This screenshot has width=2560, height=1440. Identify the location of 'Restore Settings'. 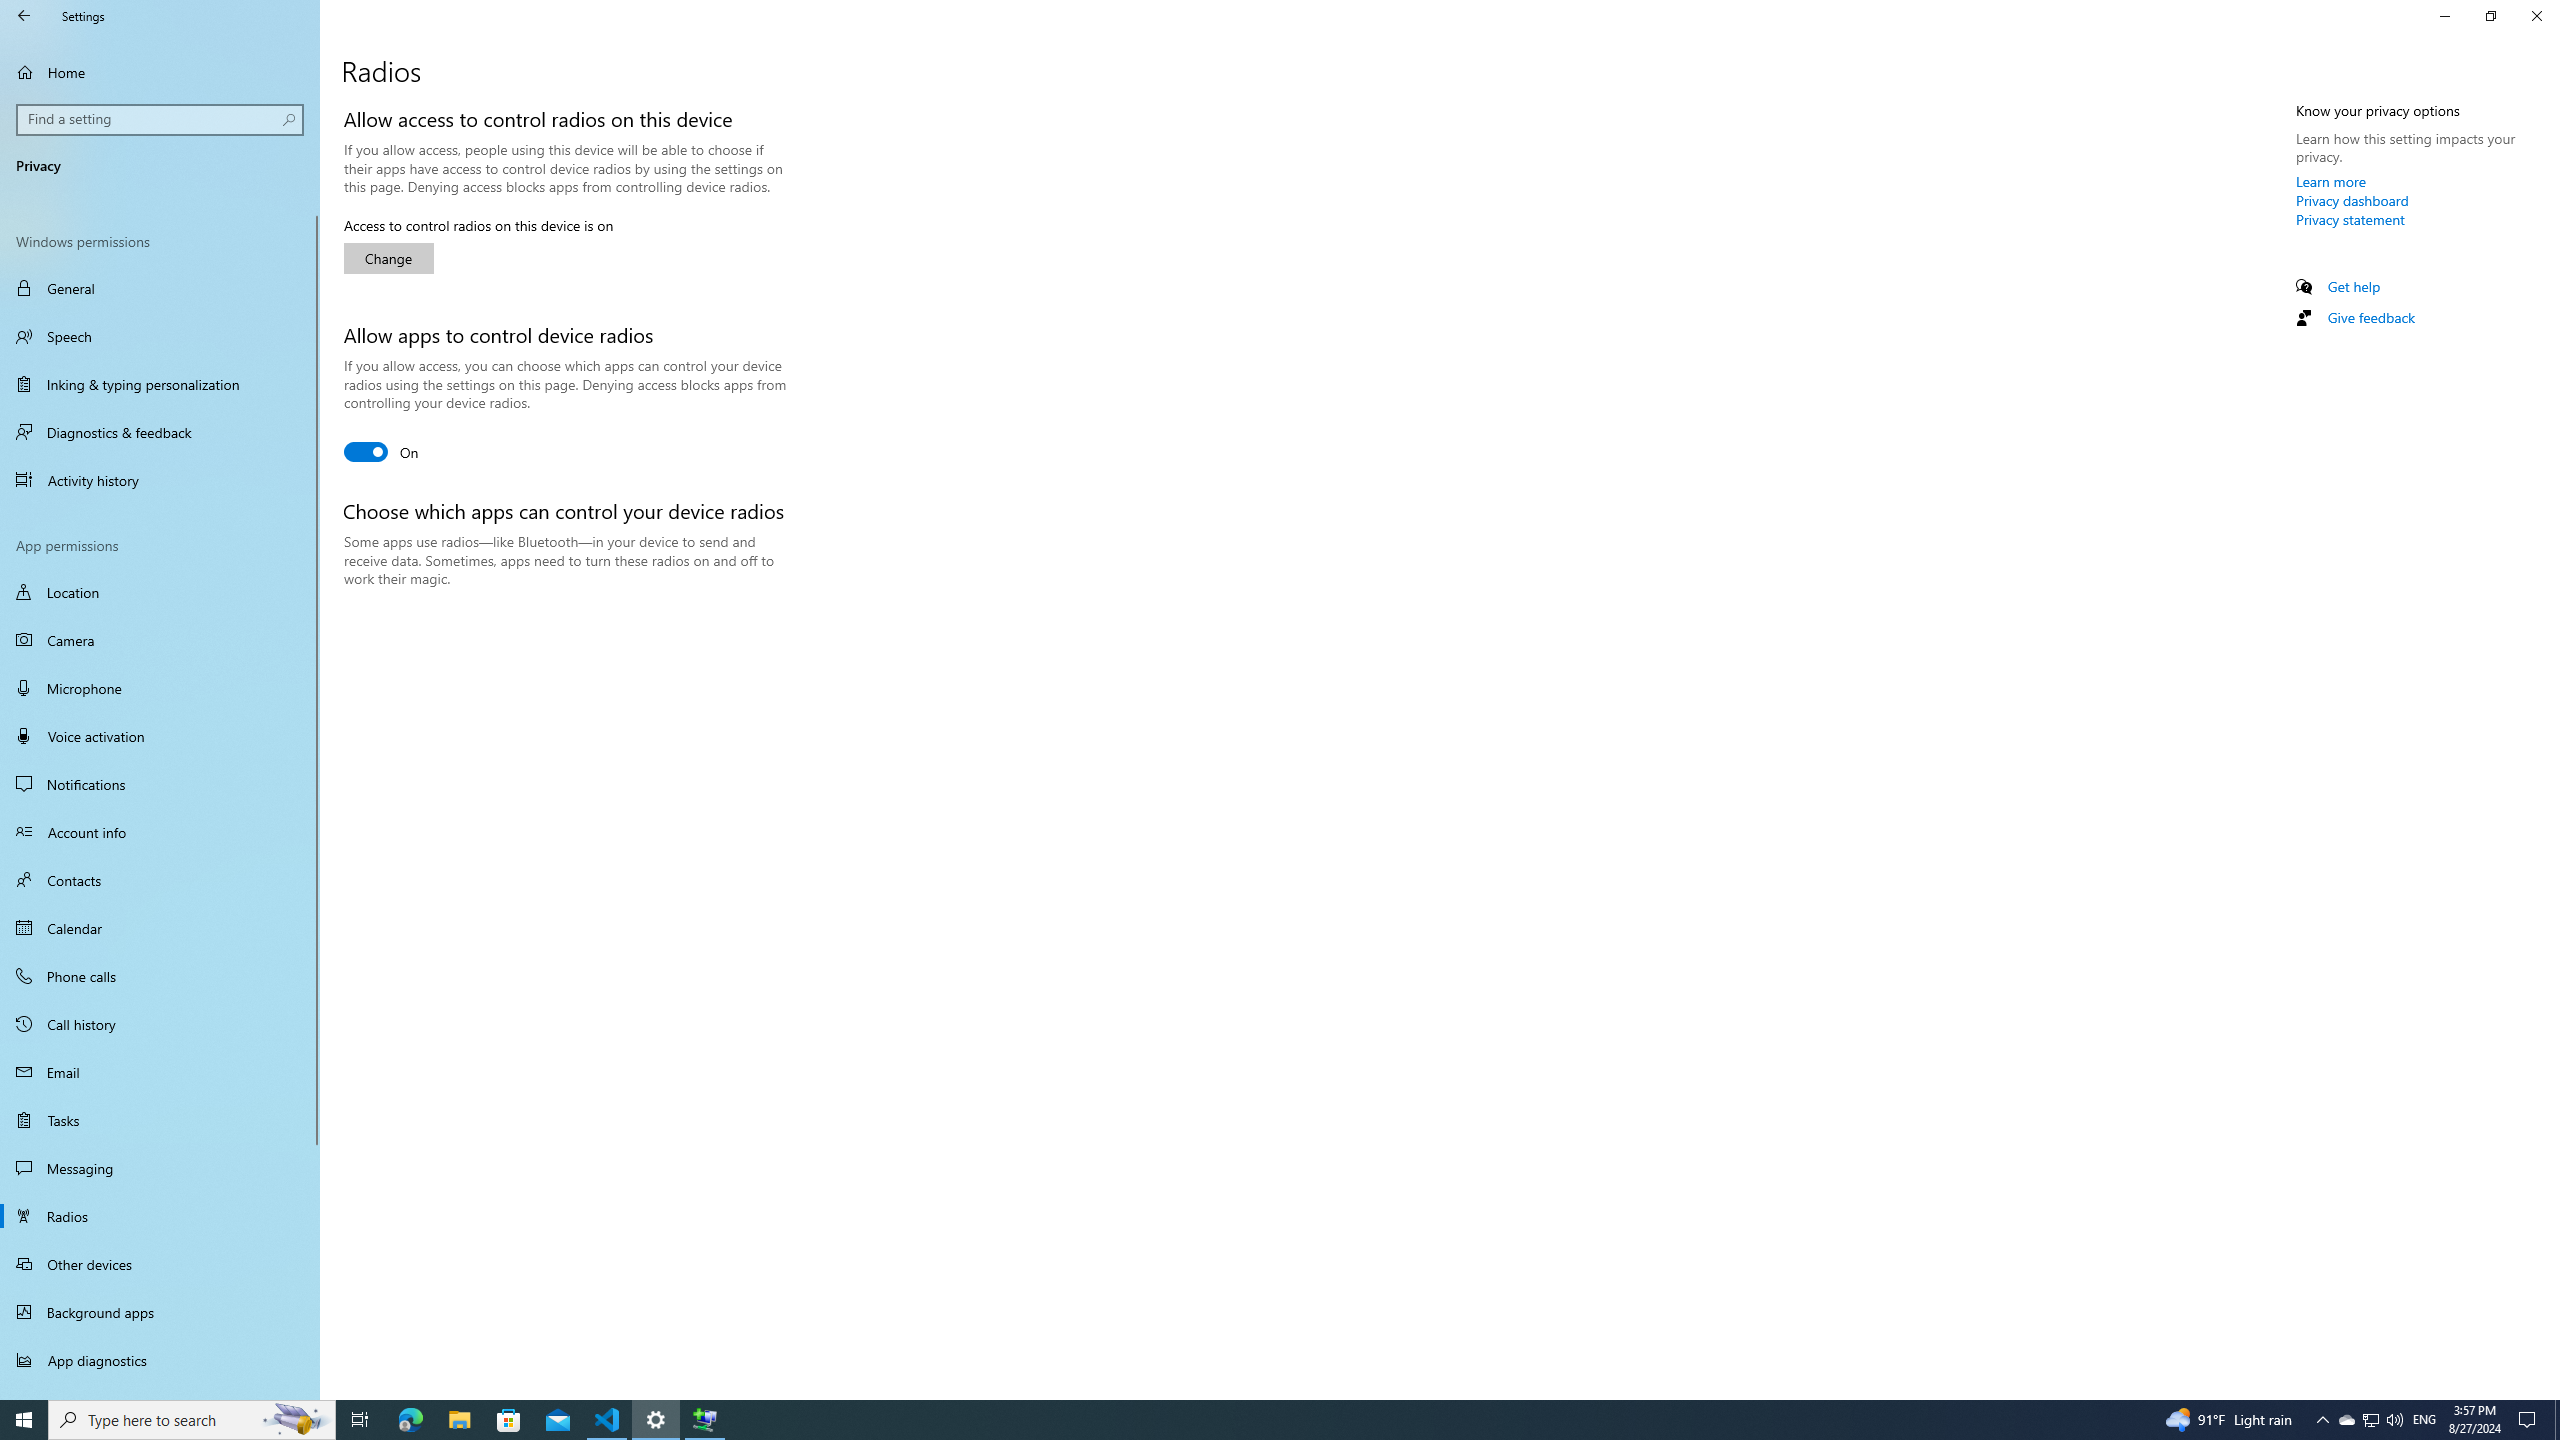
(2490, 15).